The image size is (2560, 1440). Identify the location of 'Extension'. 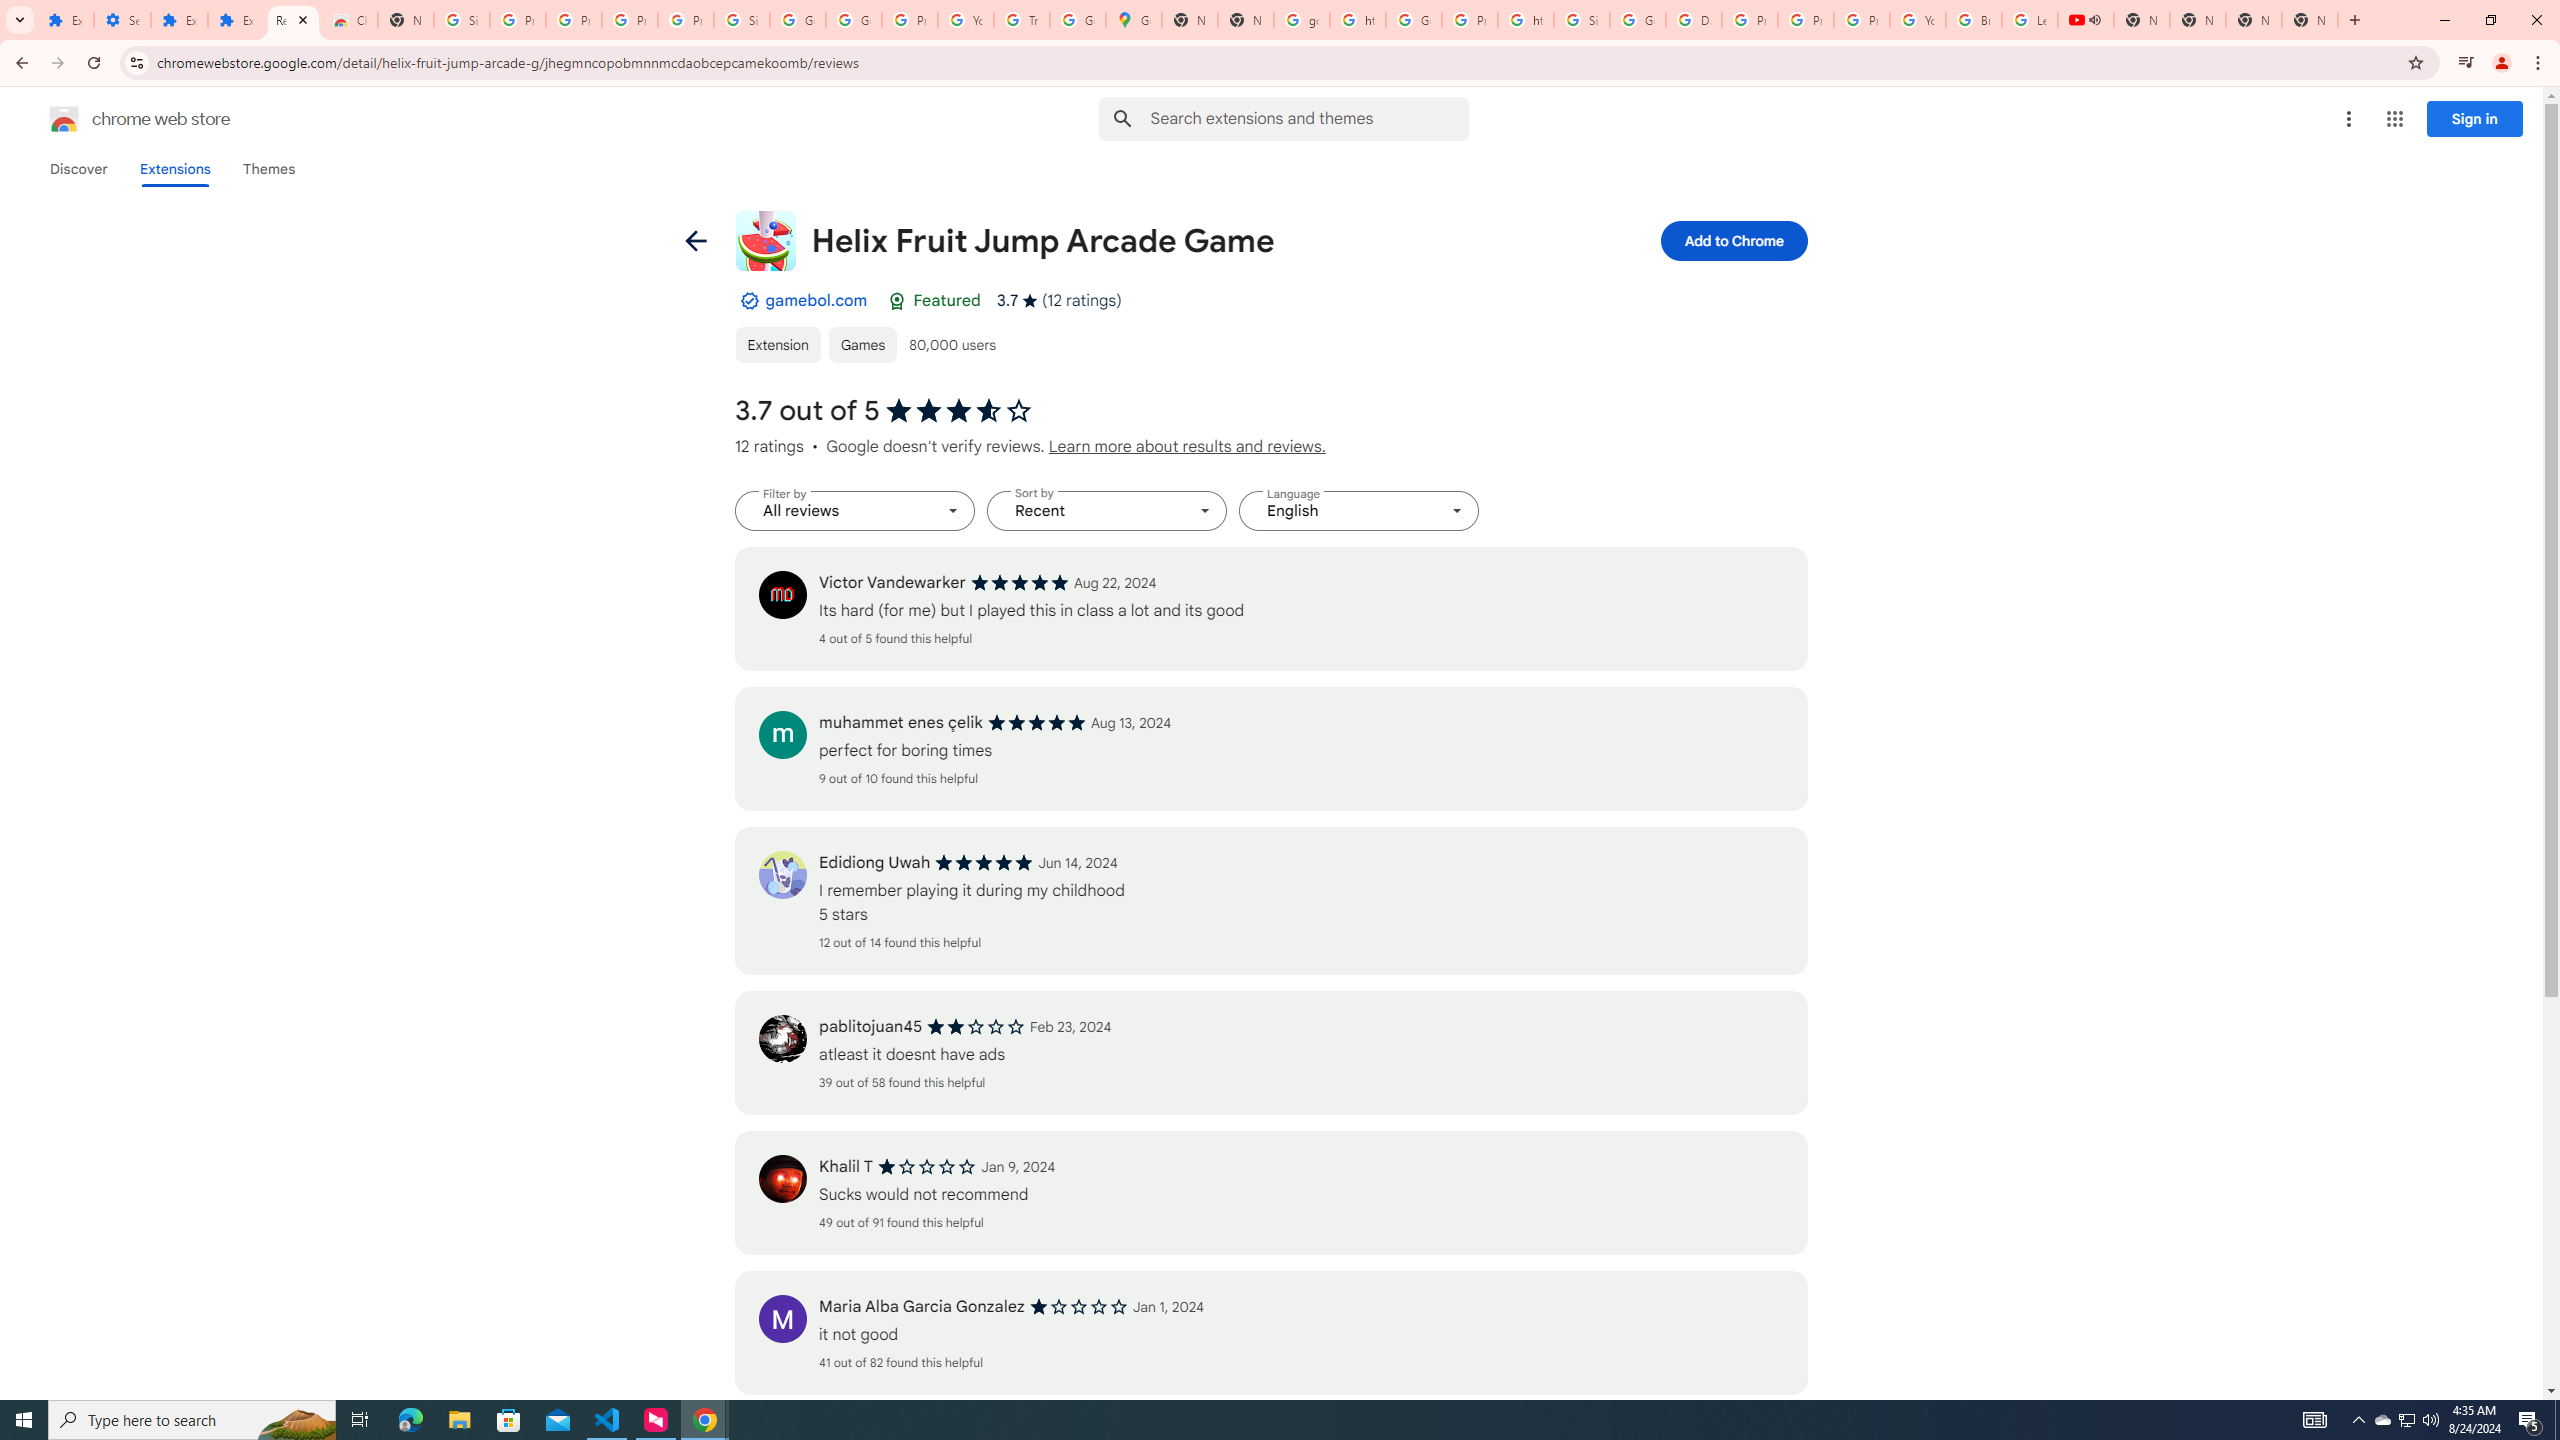
(778, 344).